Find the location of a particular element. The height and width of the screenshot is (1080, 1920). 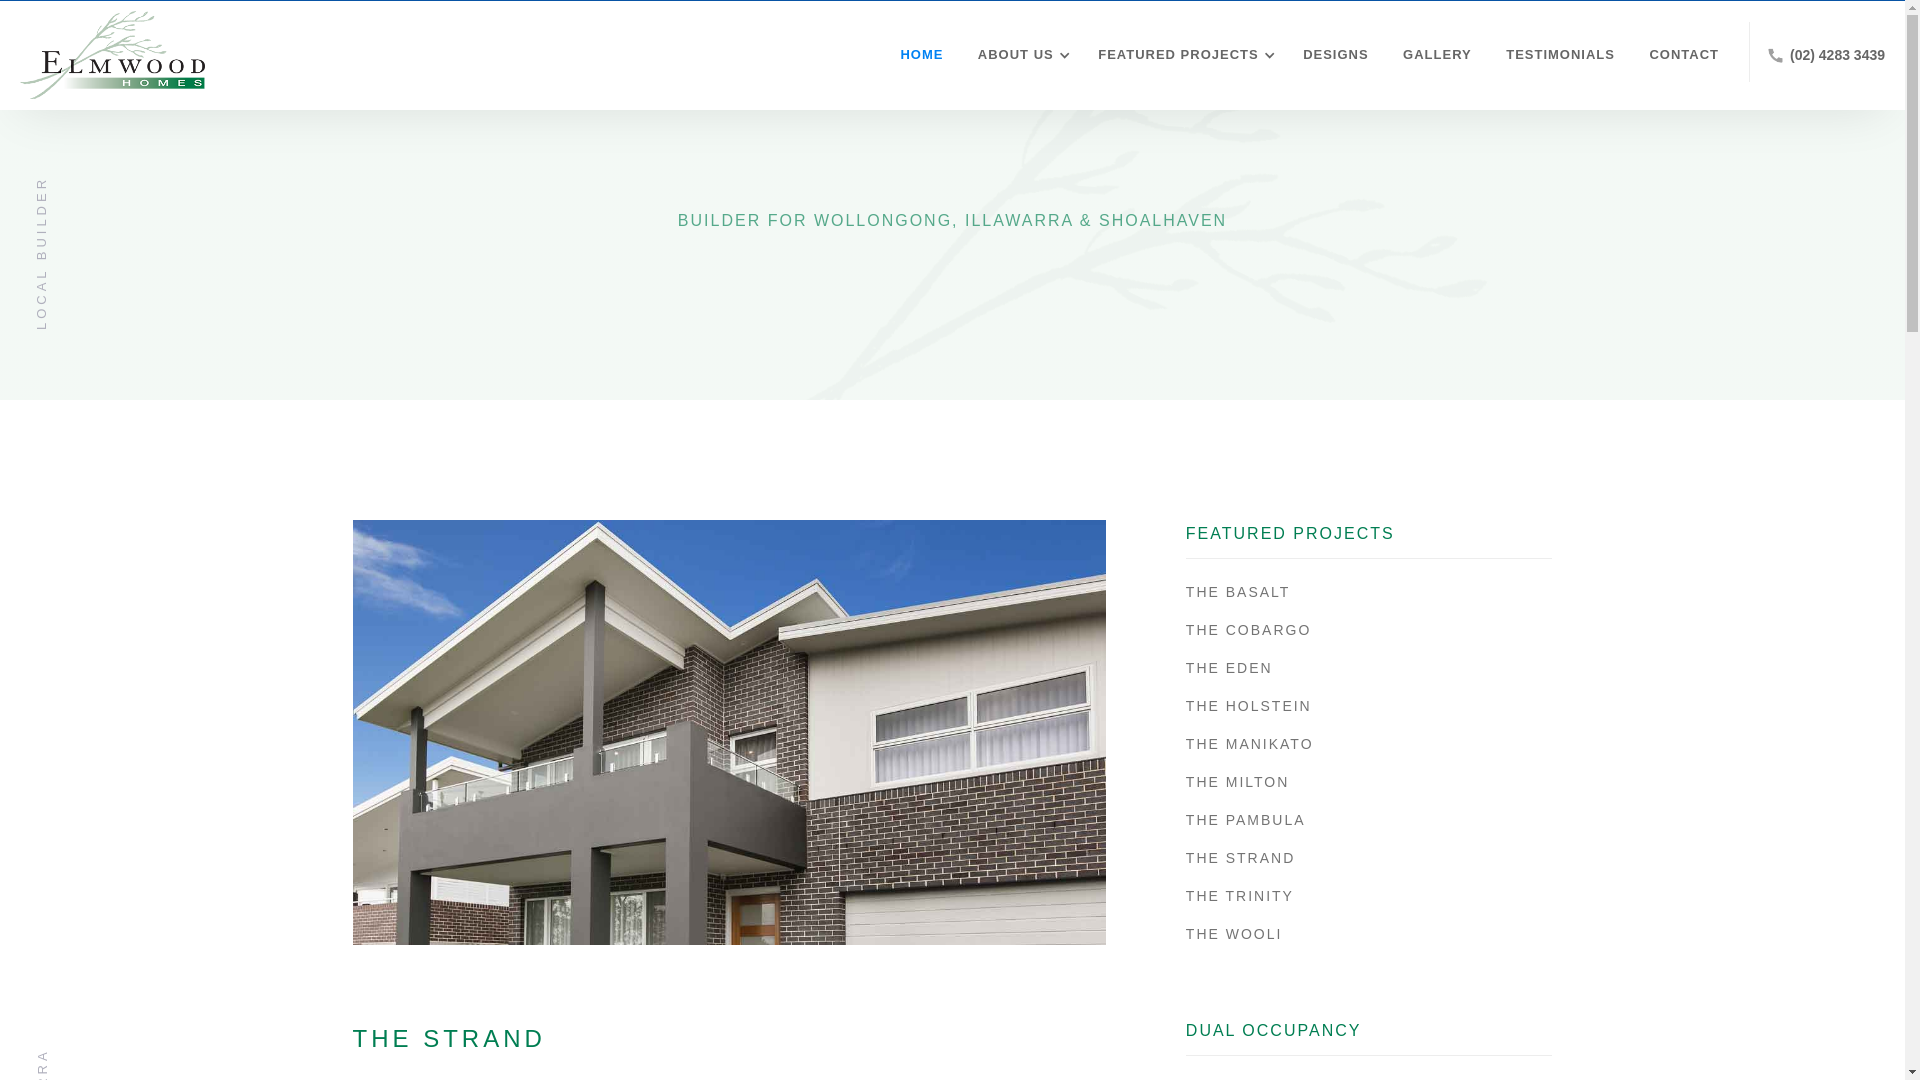

'THE WOOLI' is located at coordinates (1368, 933).